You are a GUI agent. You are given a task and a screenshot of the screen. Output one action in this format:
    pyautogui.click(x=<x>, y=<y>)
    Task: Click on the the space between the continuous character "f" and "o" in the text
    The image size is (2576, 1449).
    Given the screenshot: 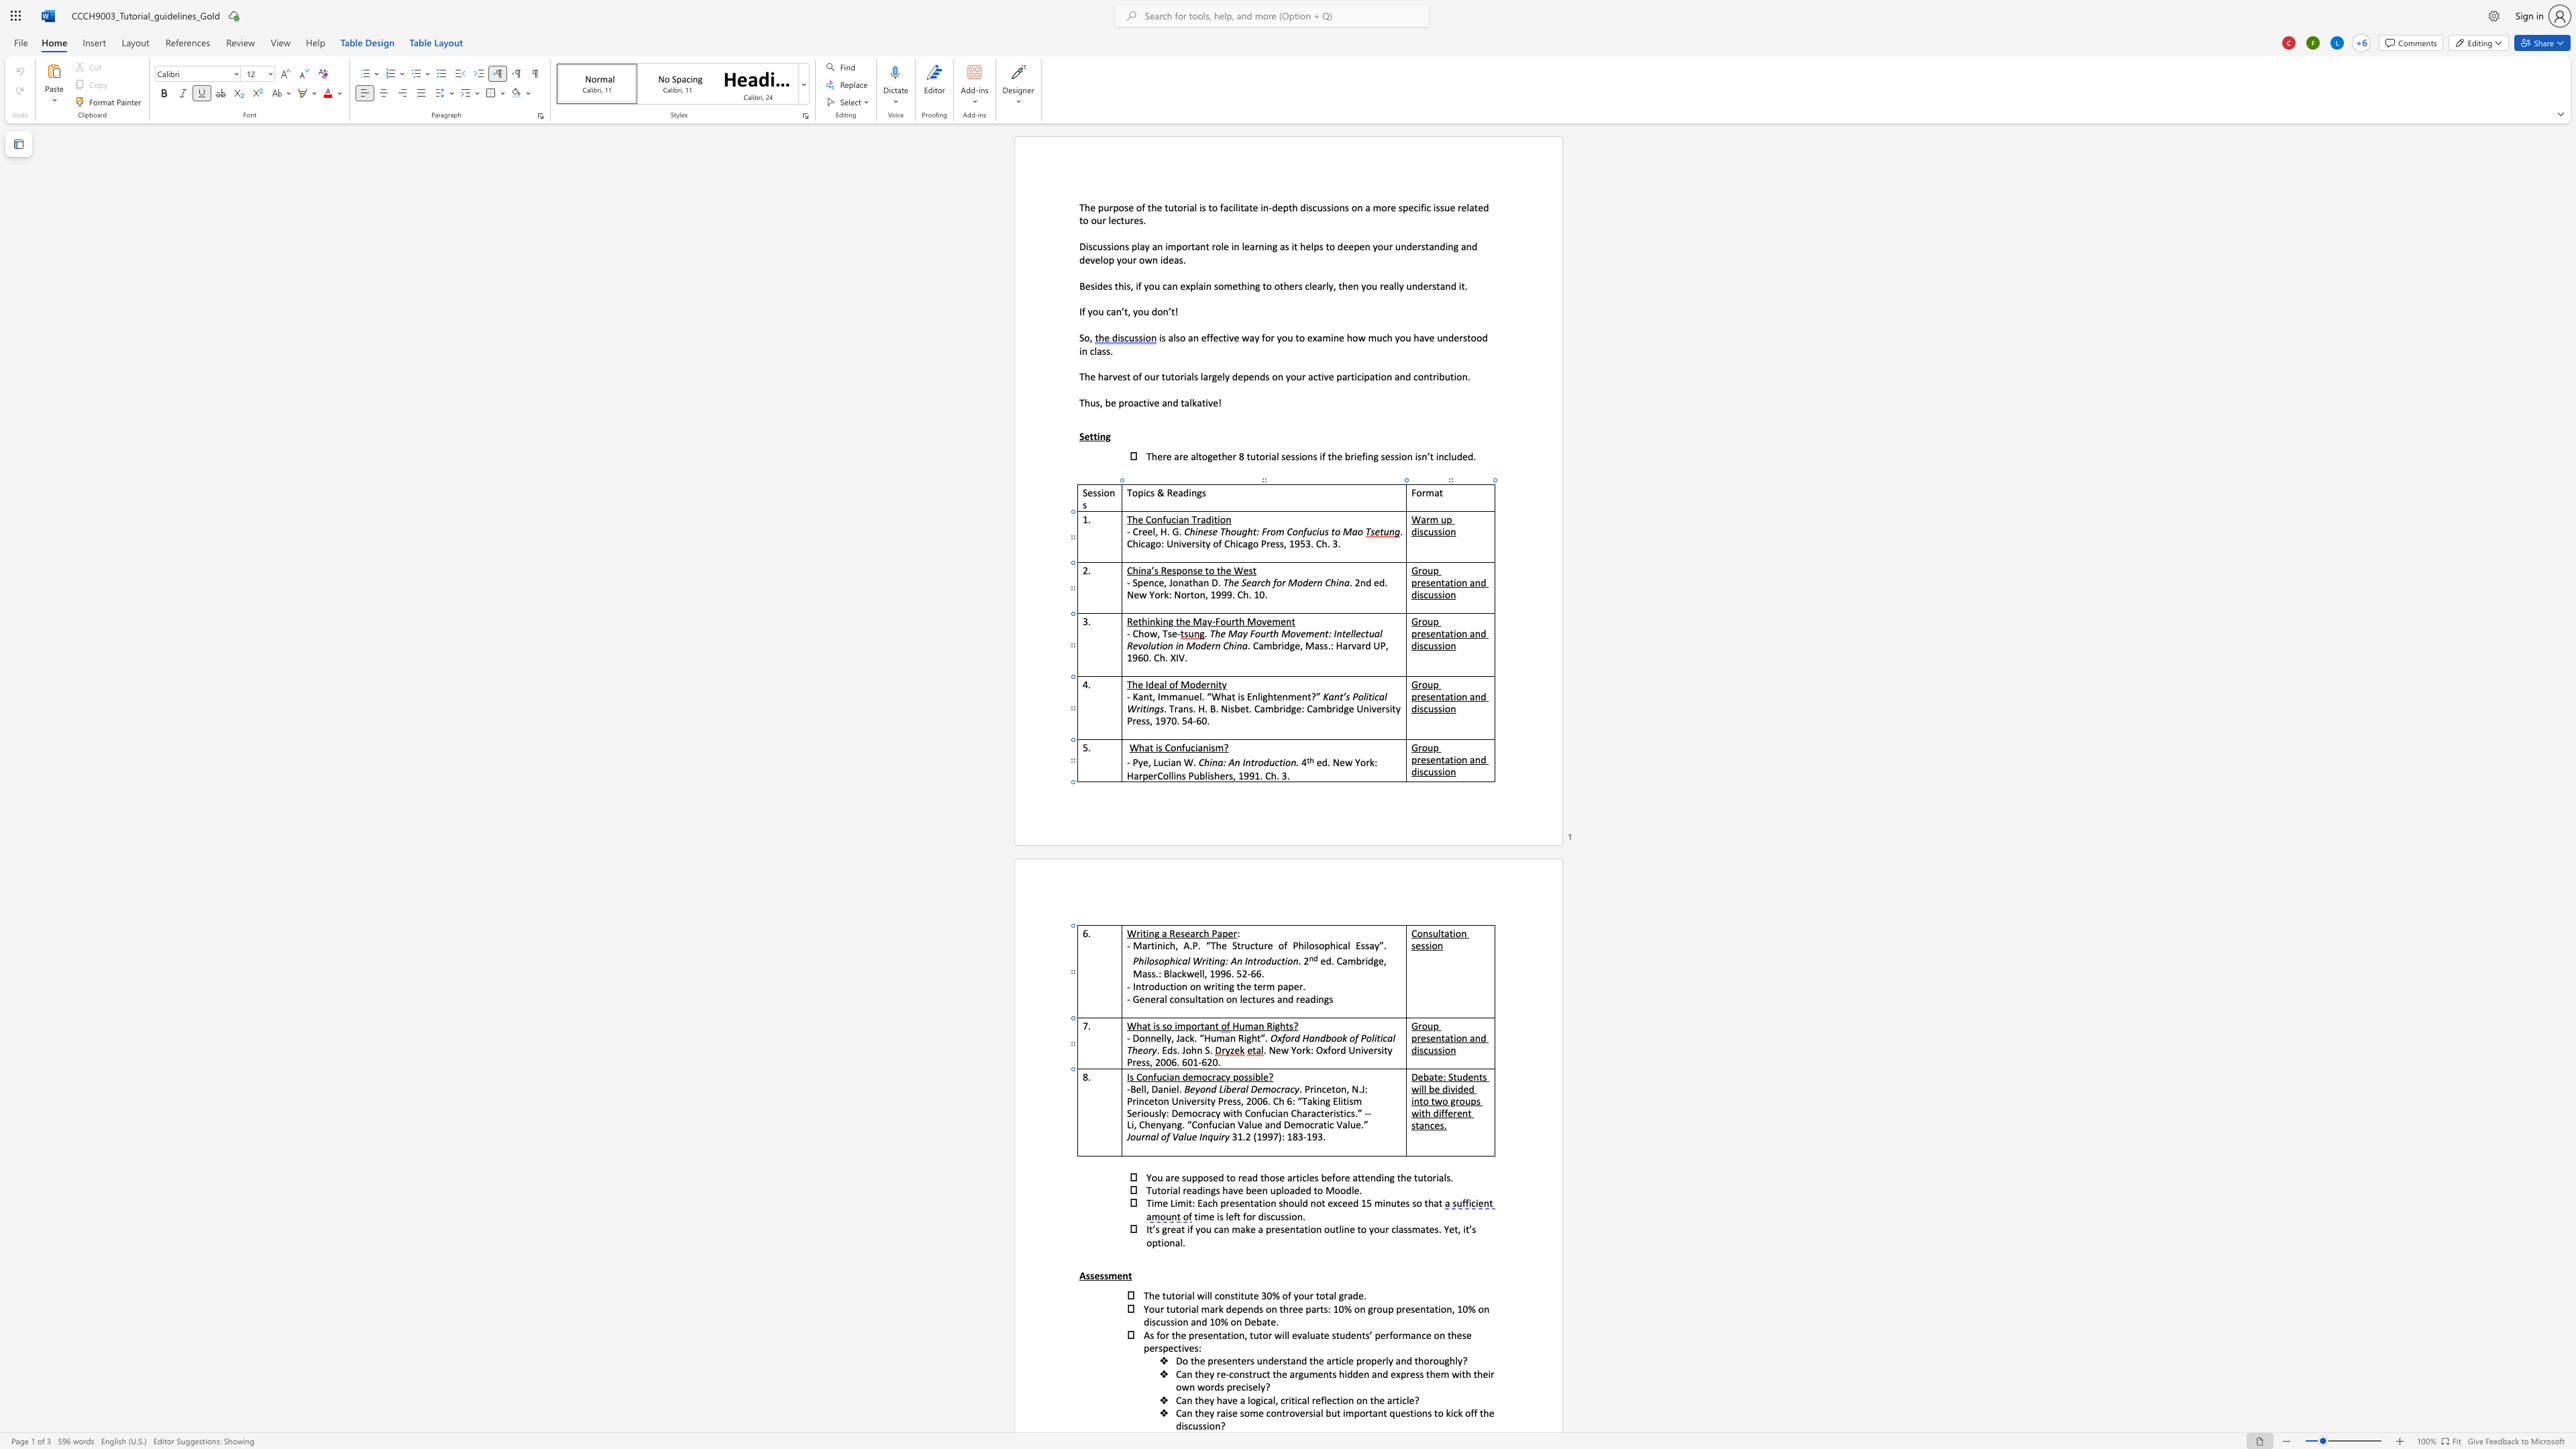 What is the action you would take?
    pyautogui.click(x=1284, y=1038)
    